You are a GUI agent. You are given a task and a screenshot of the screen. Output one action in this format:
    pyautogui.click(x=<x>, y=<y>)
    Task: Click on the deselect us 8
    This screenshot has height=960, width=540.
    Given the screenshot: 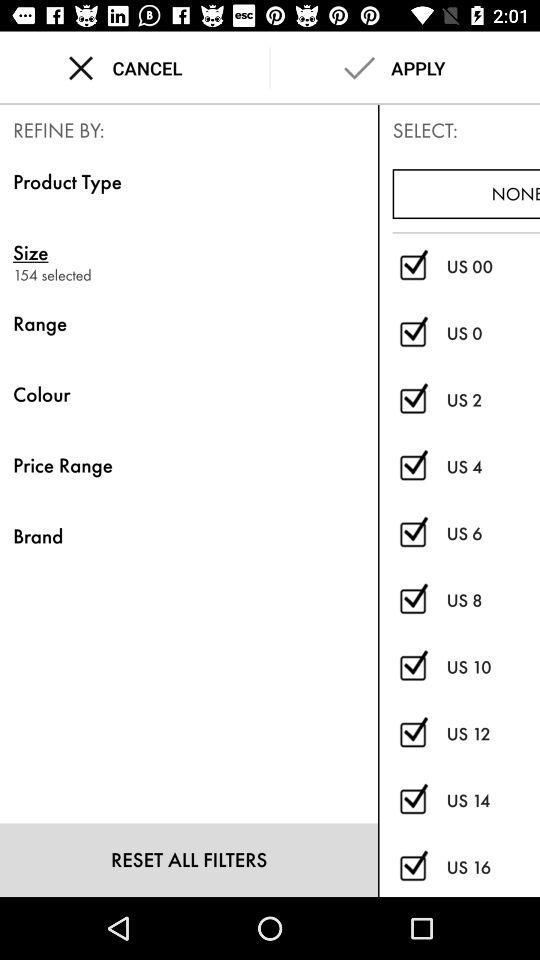 What is the action you would take?
    pyautogui.click(x=412, y=600)
    